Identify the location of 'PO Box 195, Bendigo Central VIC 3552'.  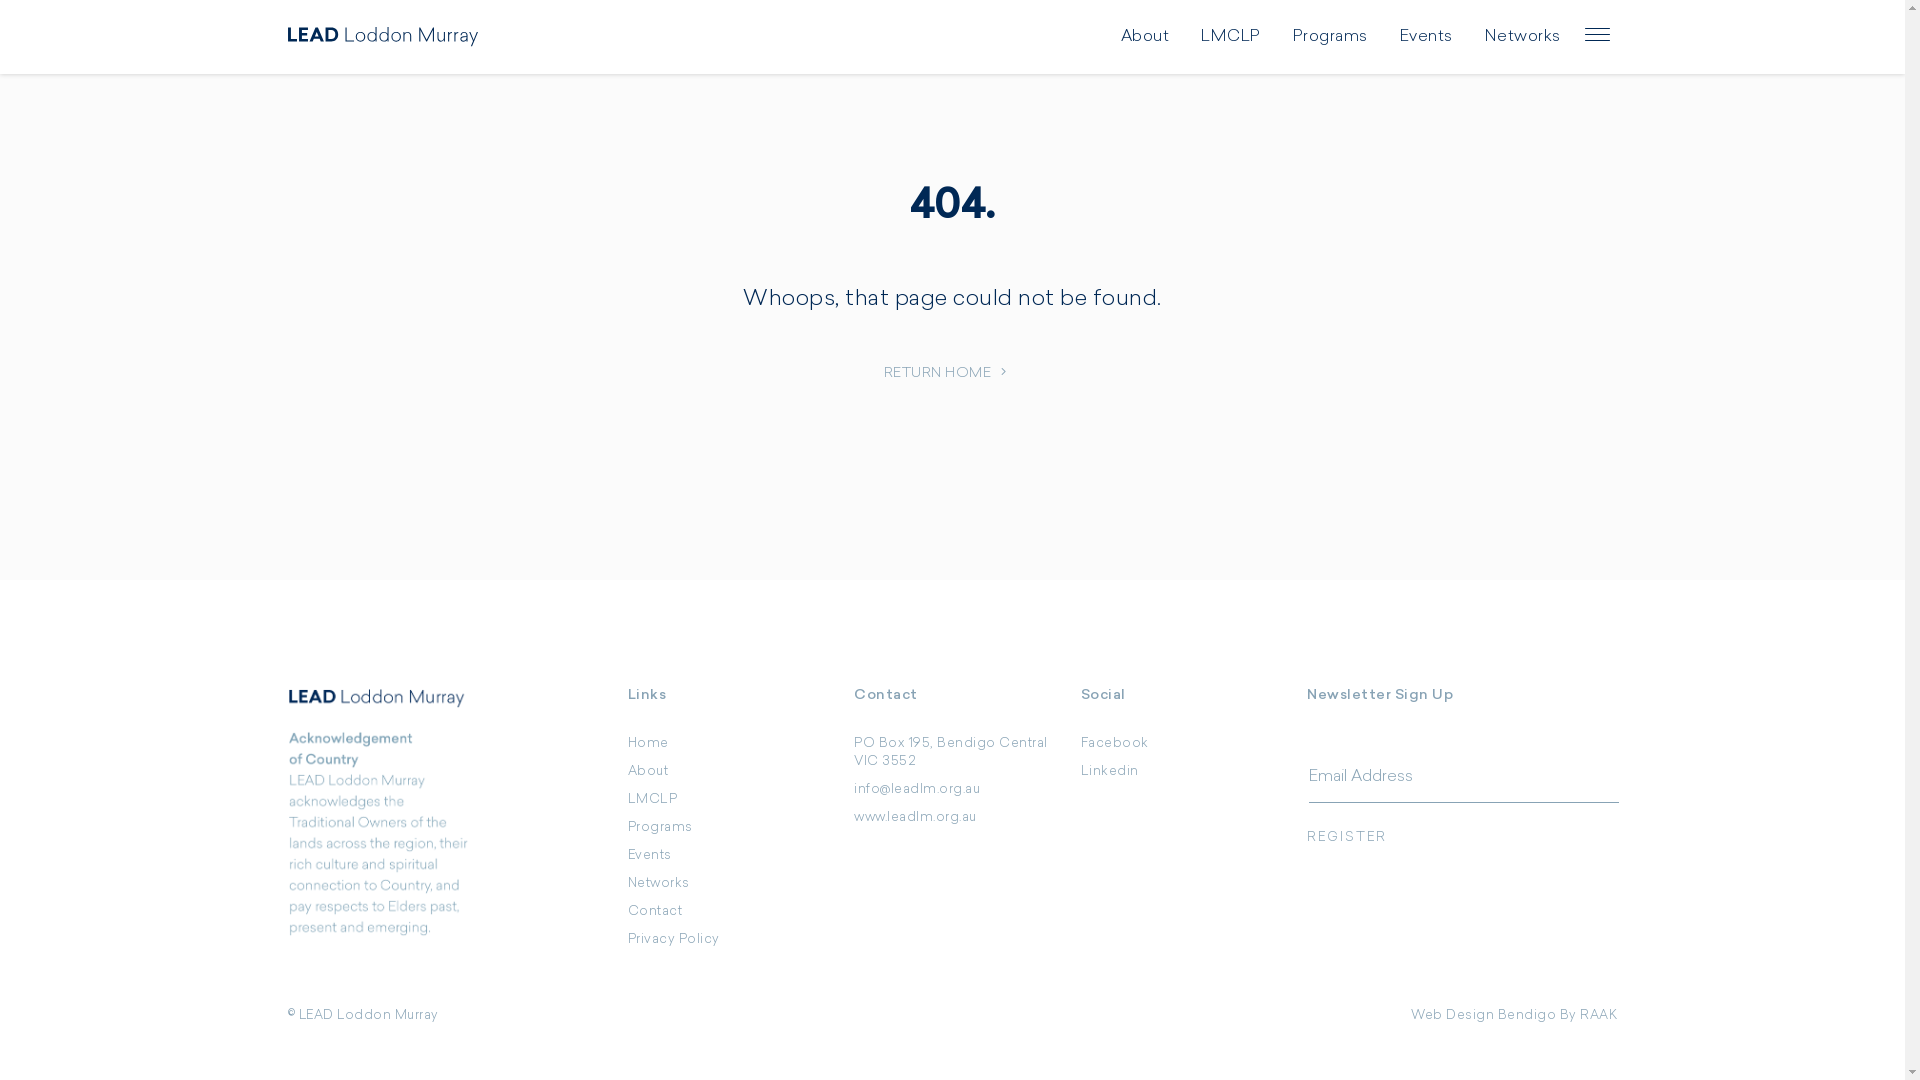
(949, 752).